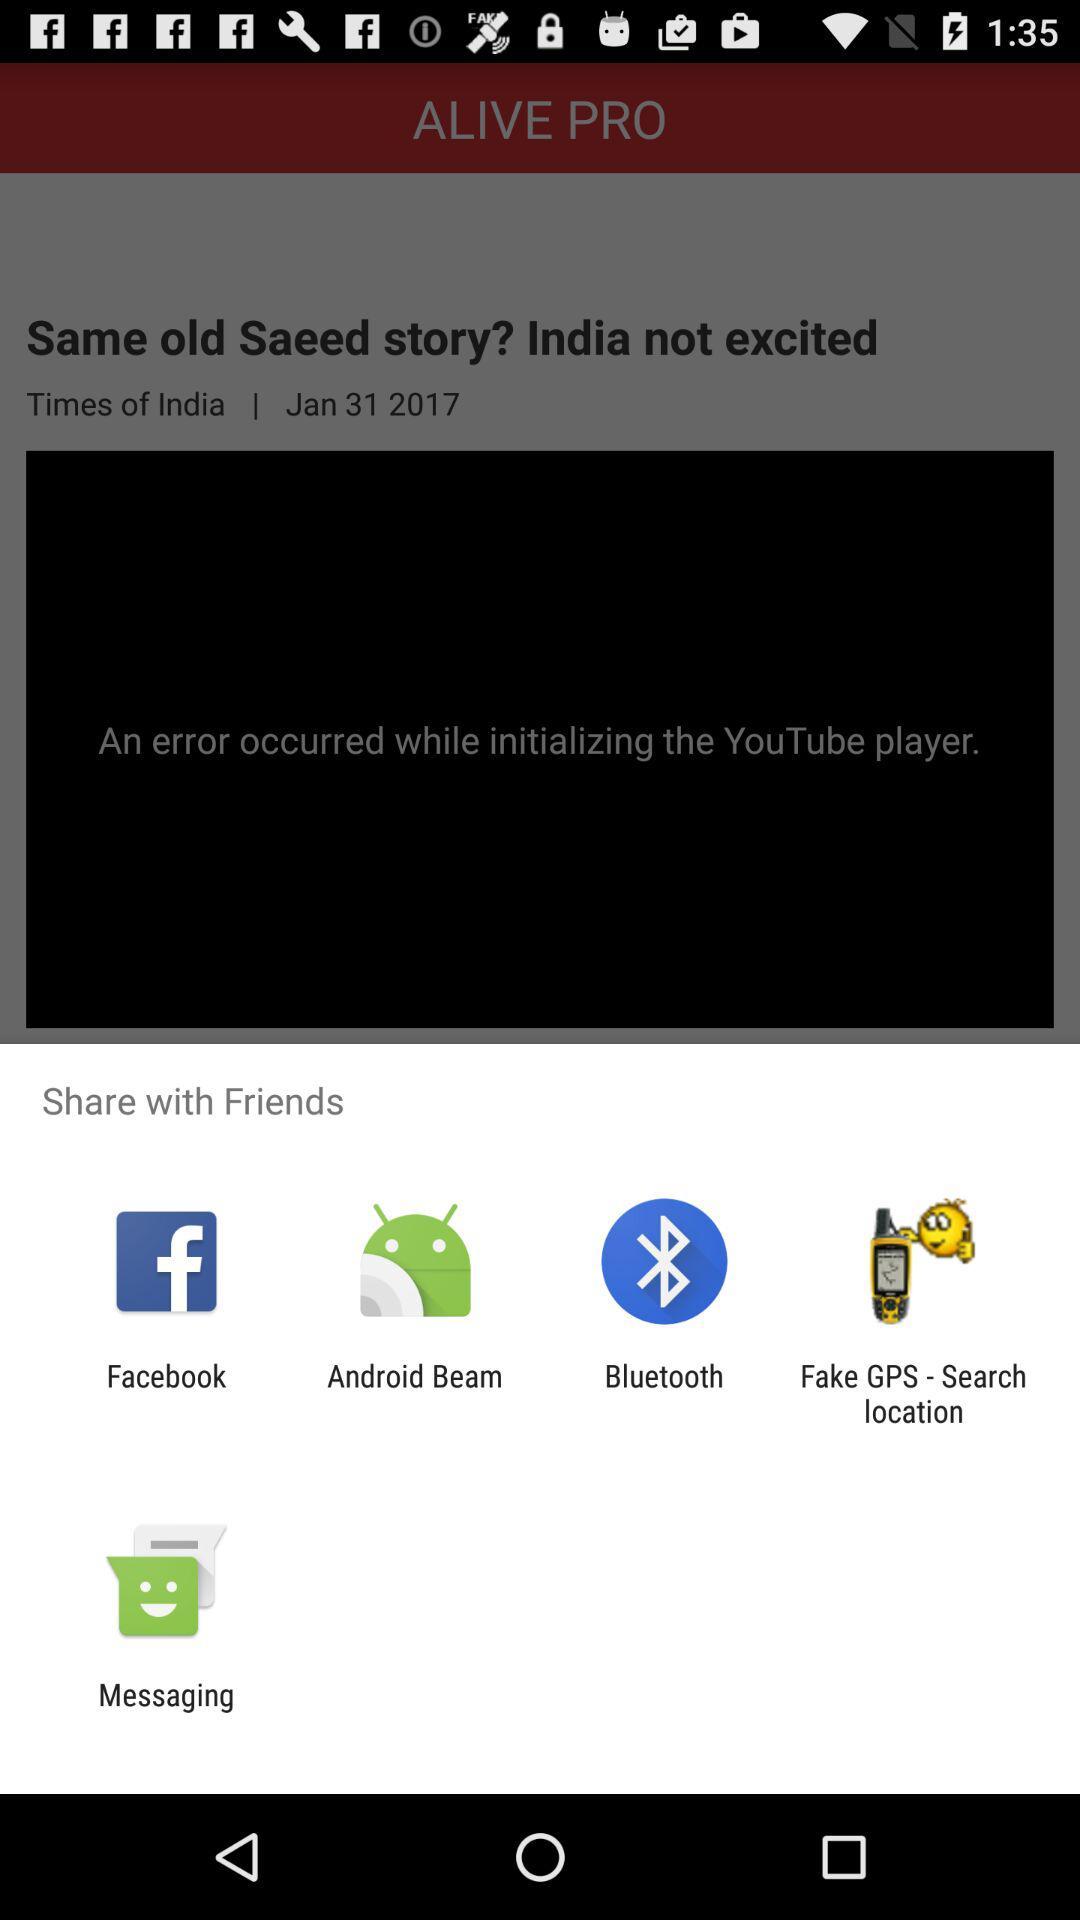 The image size is (1080, 1920). What do you see at coordinates (913, 1392) in the screenshot?
I see `item at the bottom right corner` at bounding box center [913, 1392].